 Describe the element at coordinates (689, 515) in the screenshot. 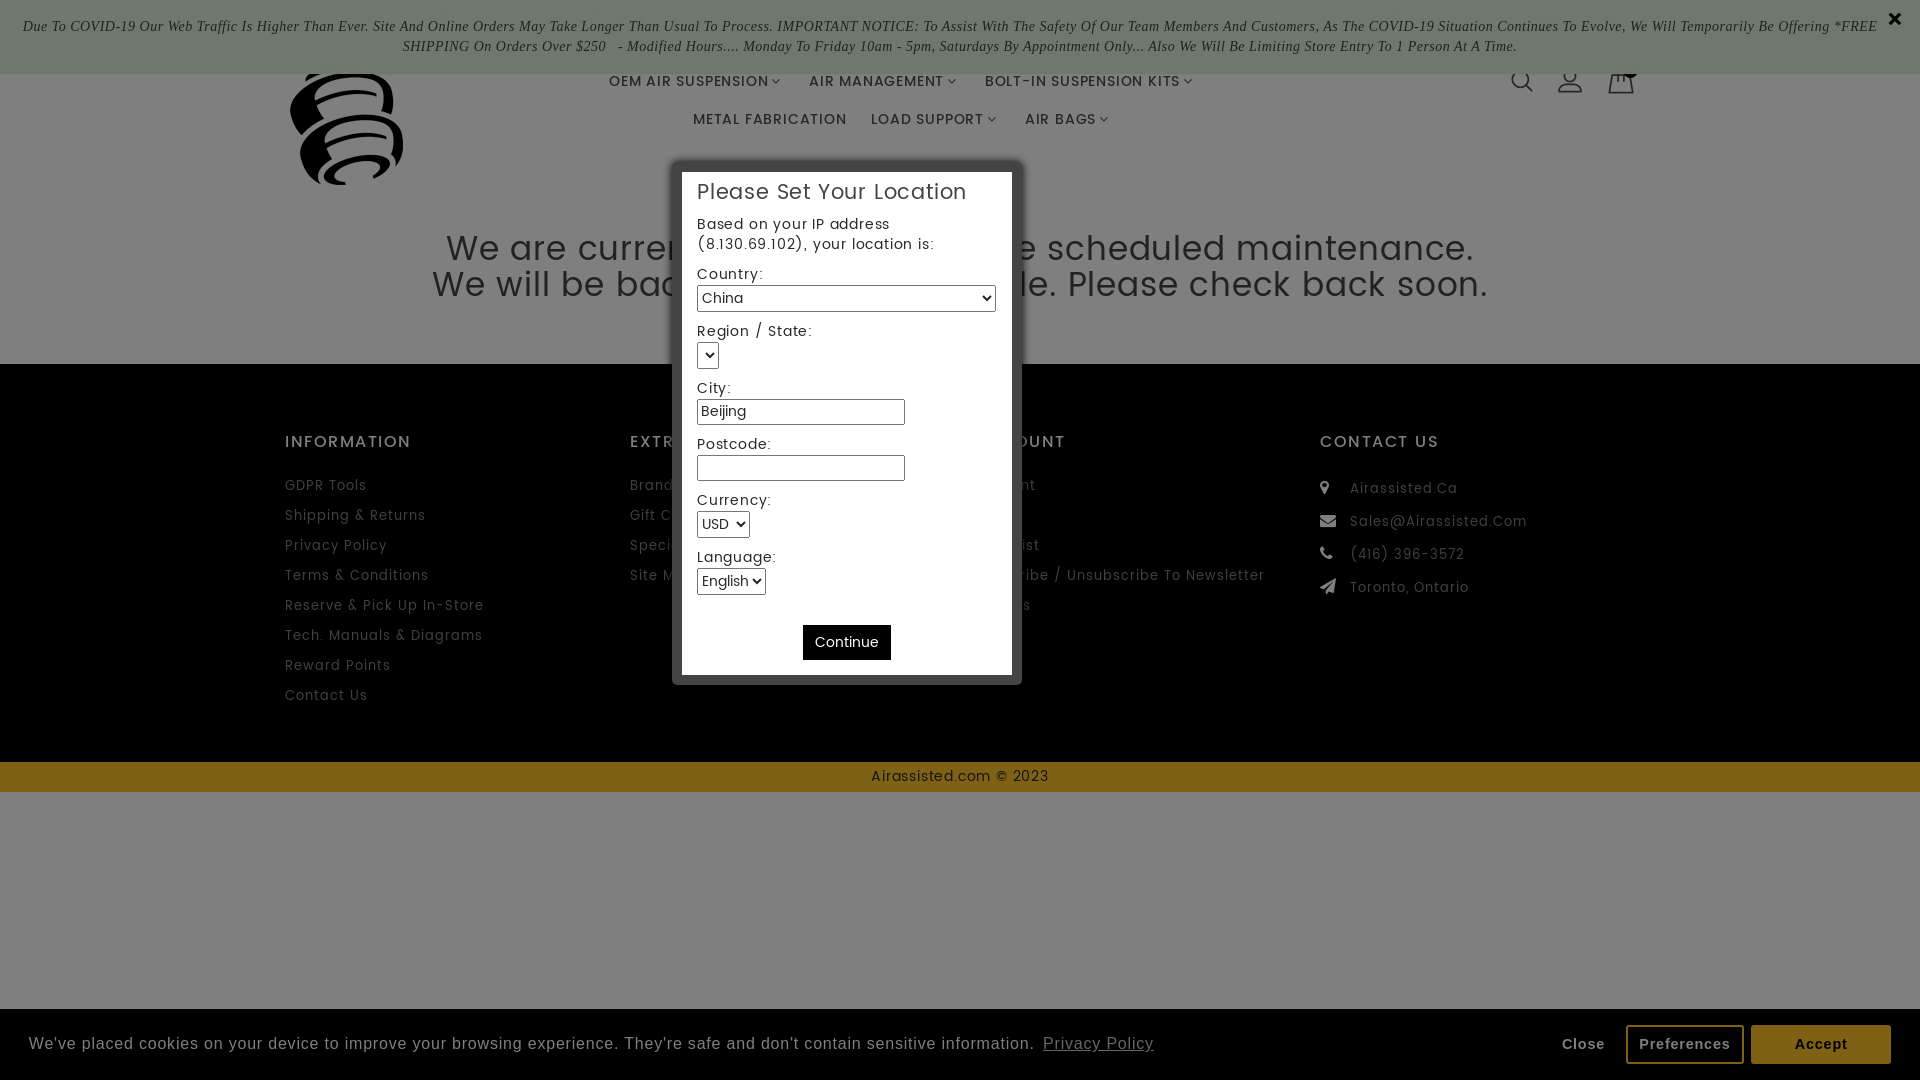

I see `'Gift Certificates'` at that location.